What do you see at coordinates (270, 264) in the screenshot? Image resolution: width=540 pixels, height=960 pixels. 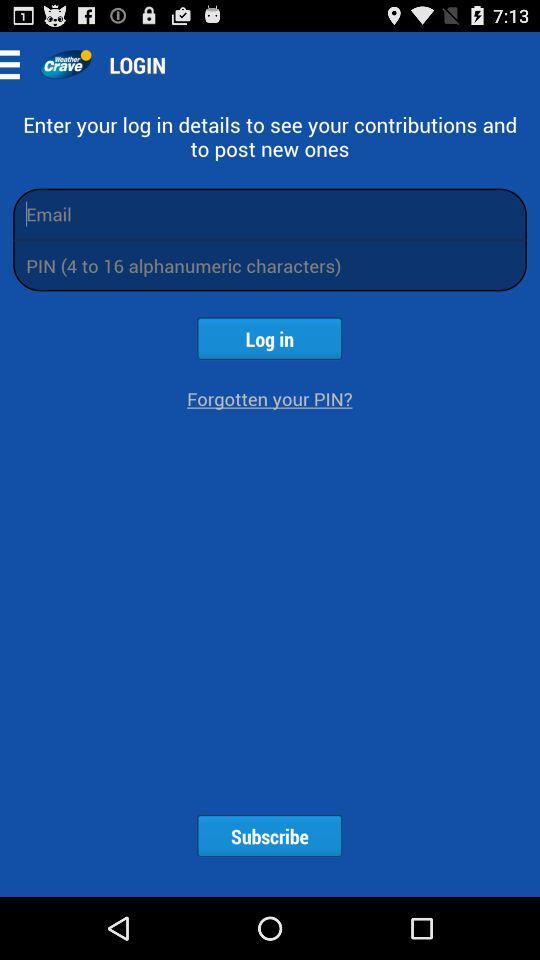 I see `your pin here` at bounding box center [270, 264].